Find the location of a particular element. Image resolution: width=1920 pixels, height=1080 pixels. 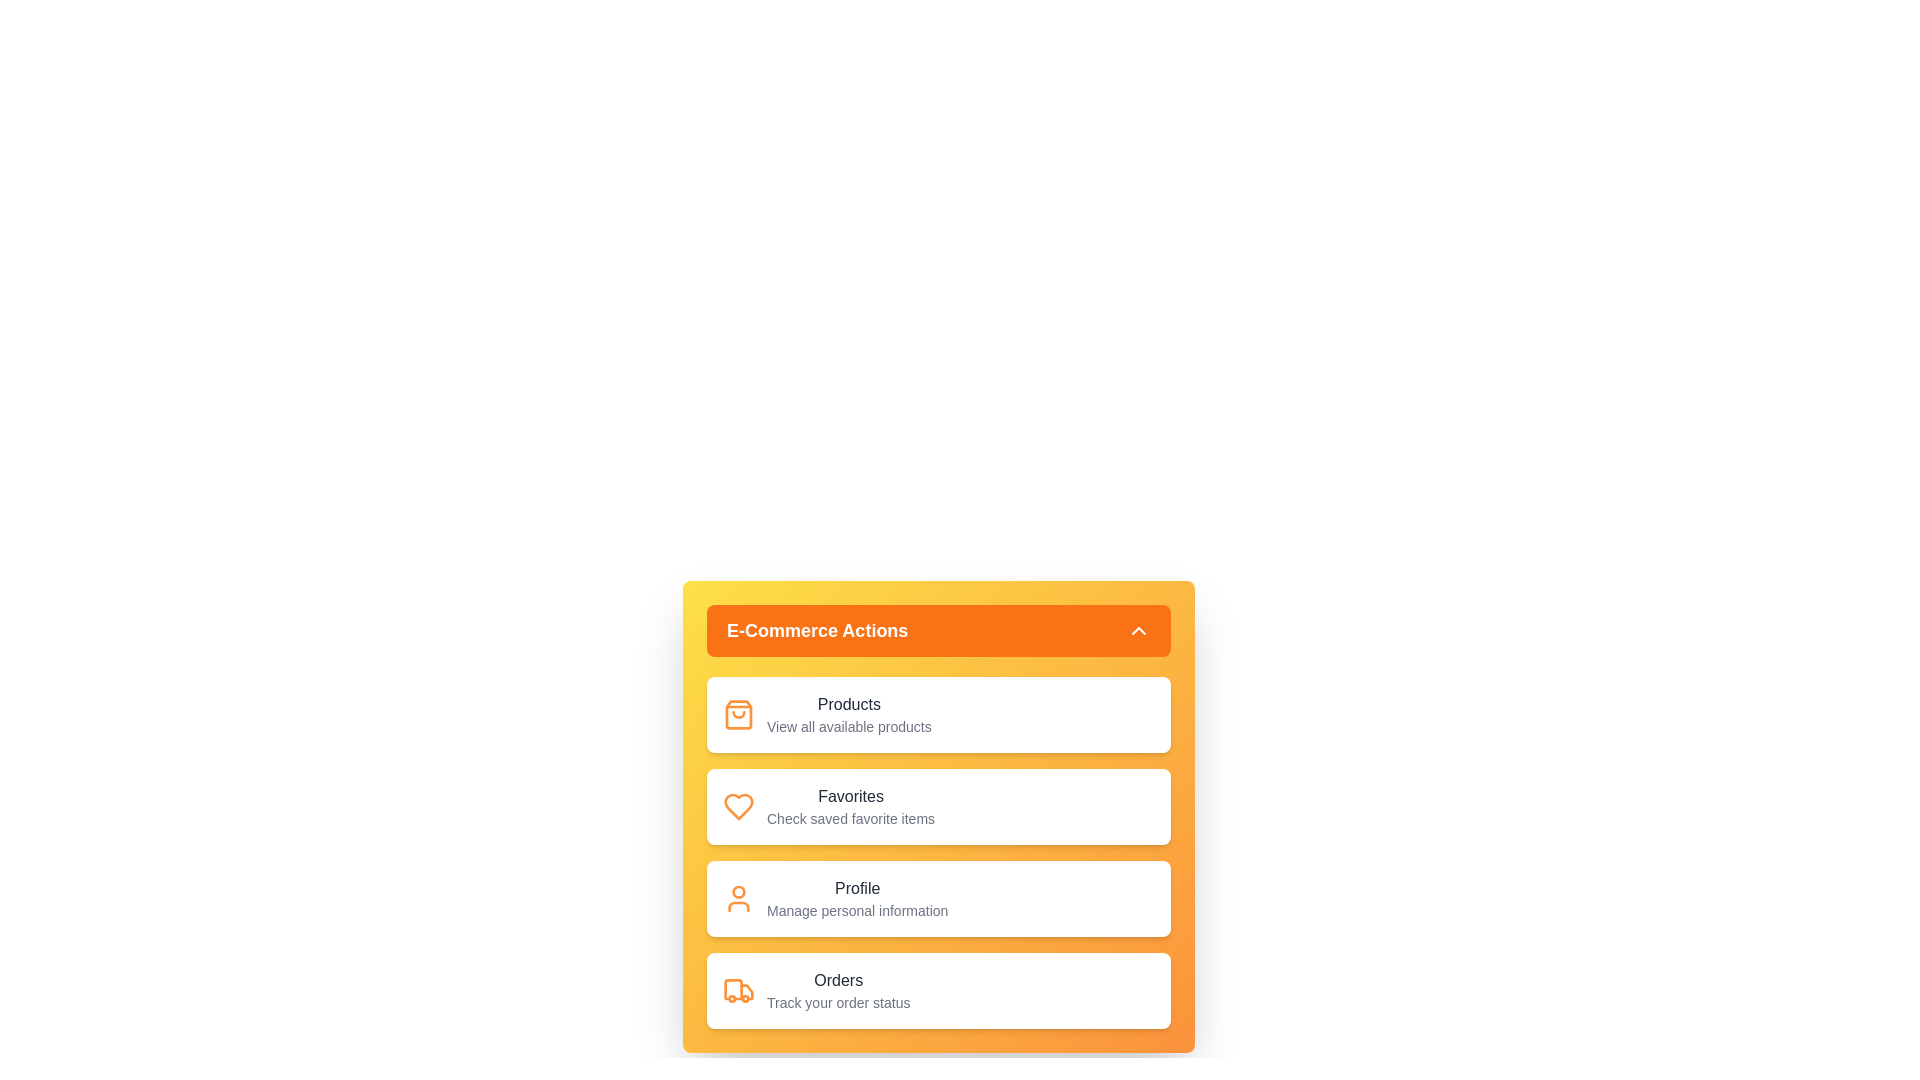

the menu item corresponding to Orders is located at coordinates (938, 991).